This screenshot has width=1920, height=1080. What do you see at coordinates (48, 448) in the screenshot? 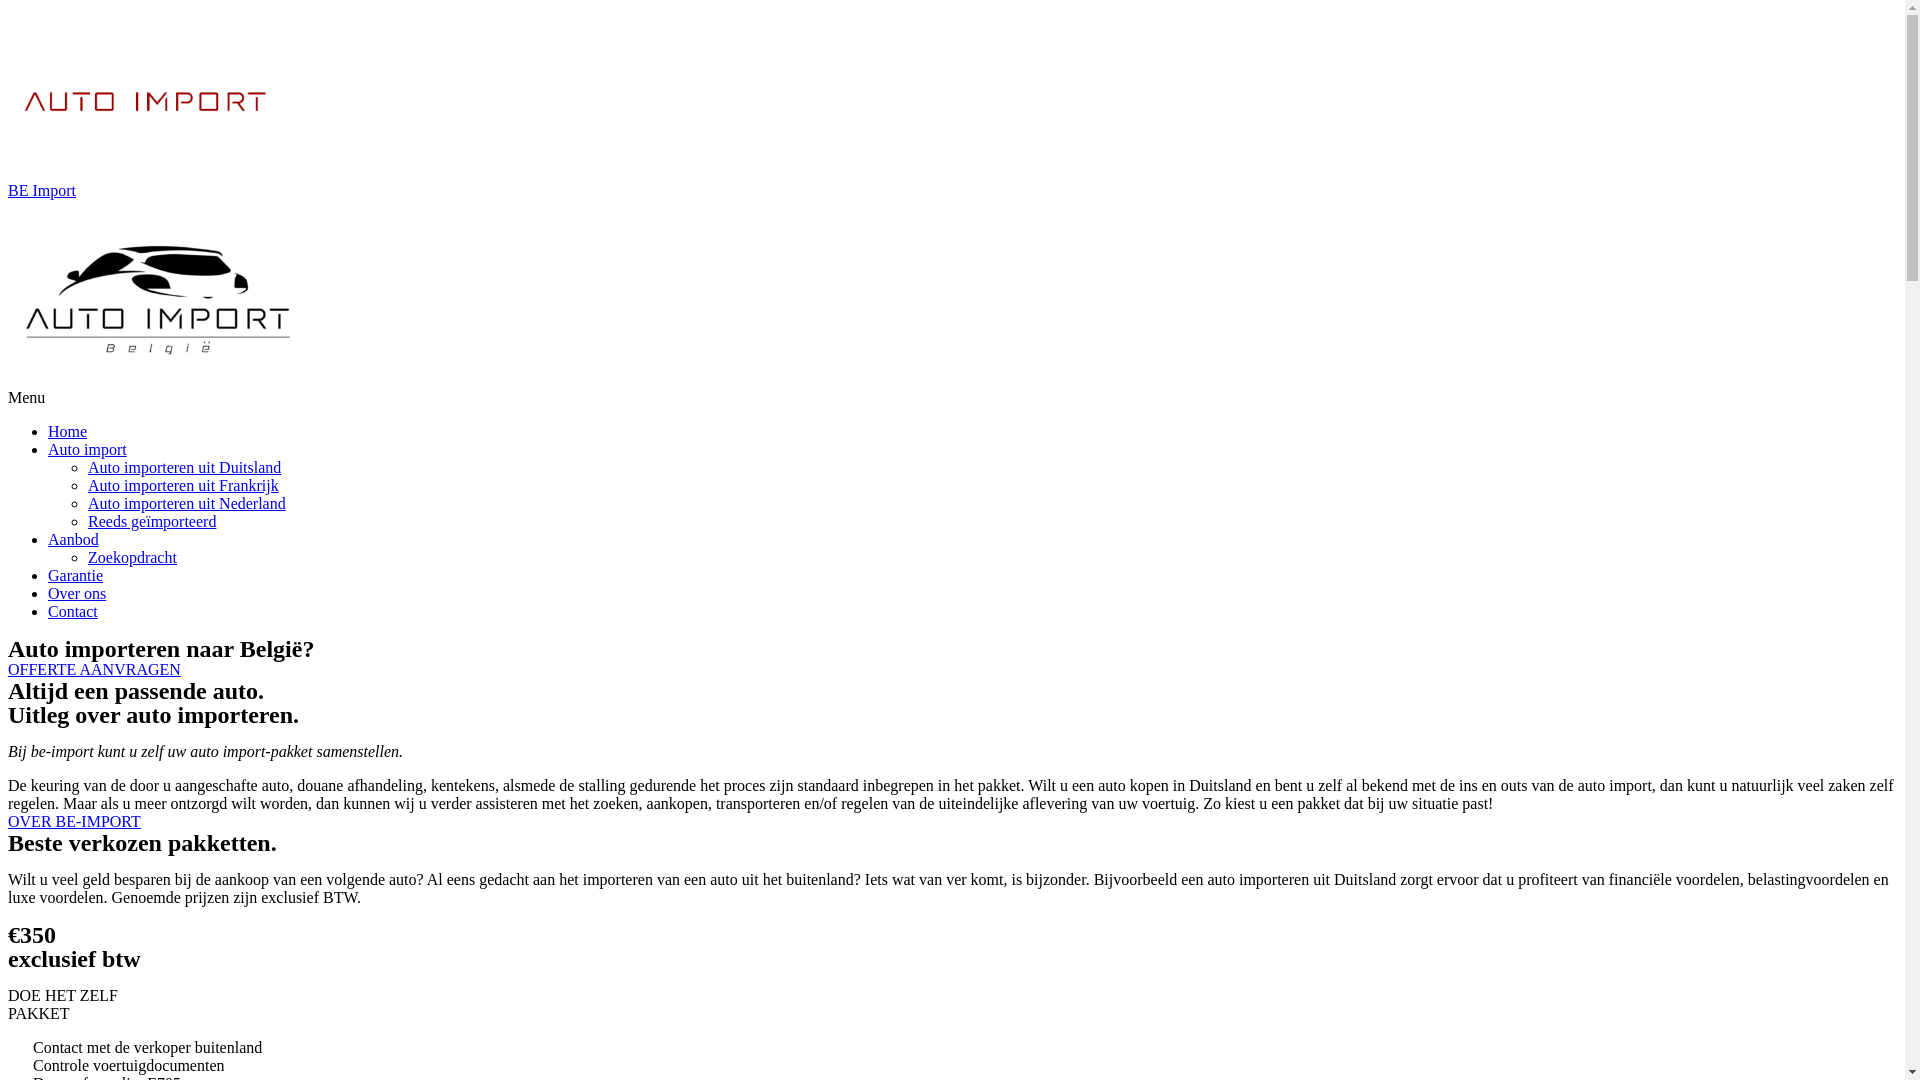
I see `'Auto import'` at bounding box center [48, 448].